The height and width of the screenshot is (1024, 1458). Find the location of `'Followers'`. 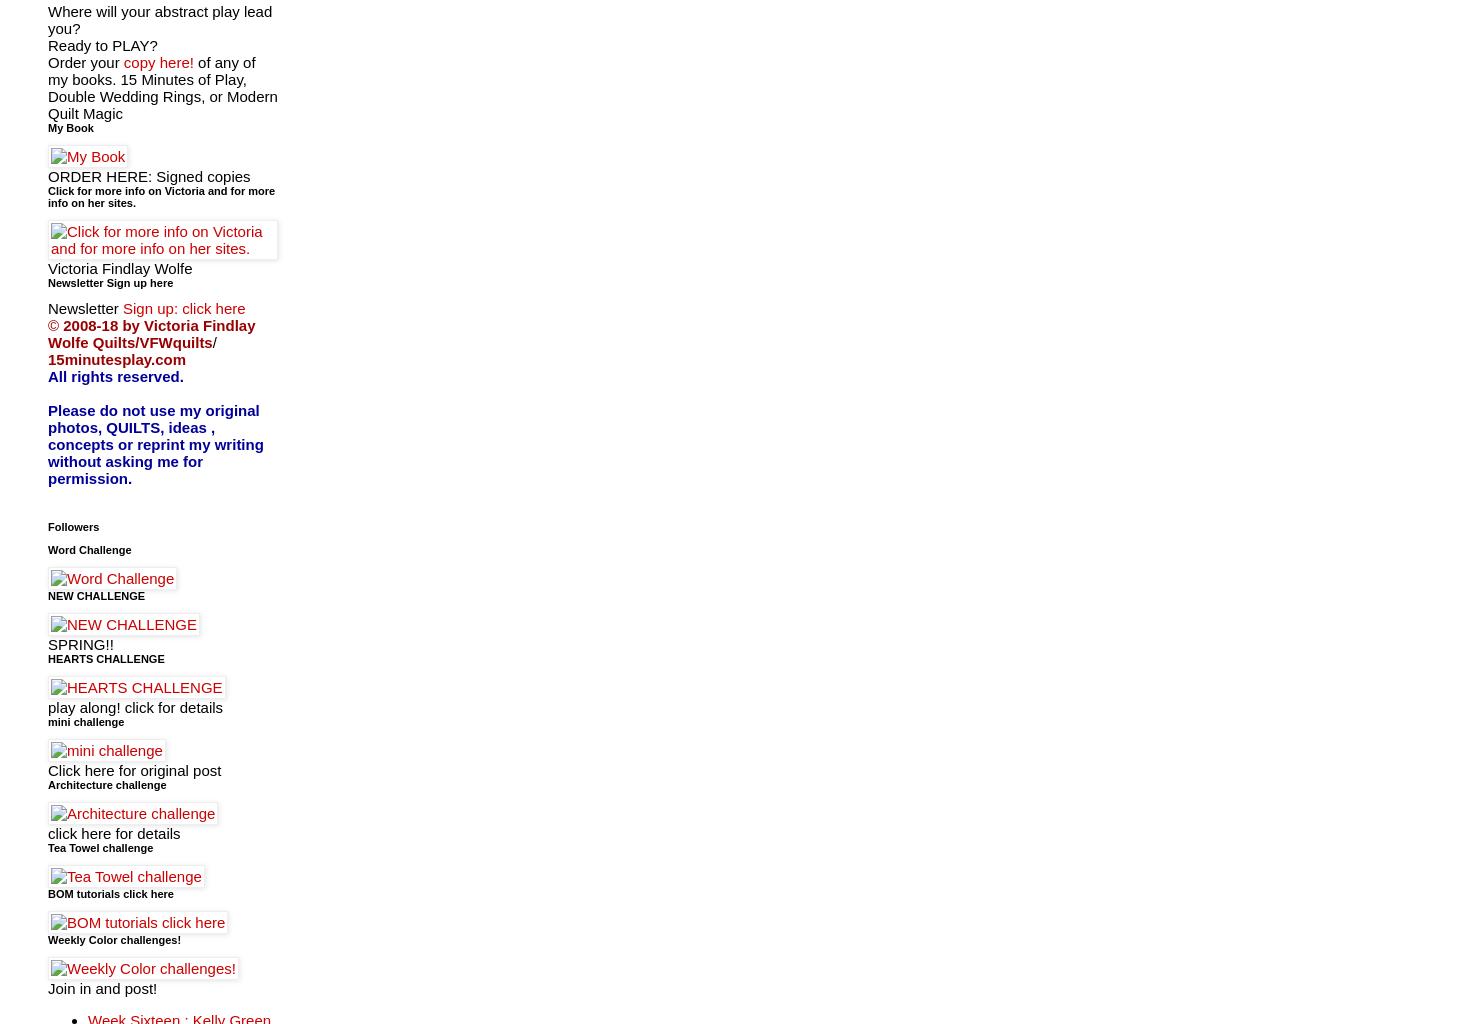

'Followers' is located at coordinates (72, 526).